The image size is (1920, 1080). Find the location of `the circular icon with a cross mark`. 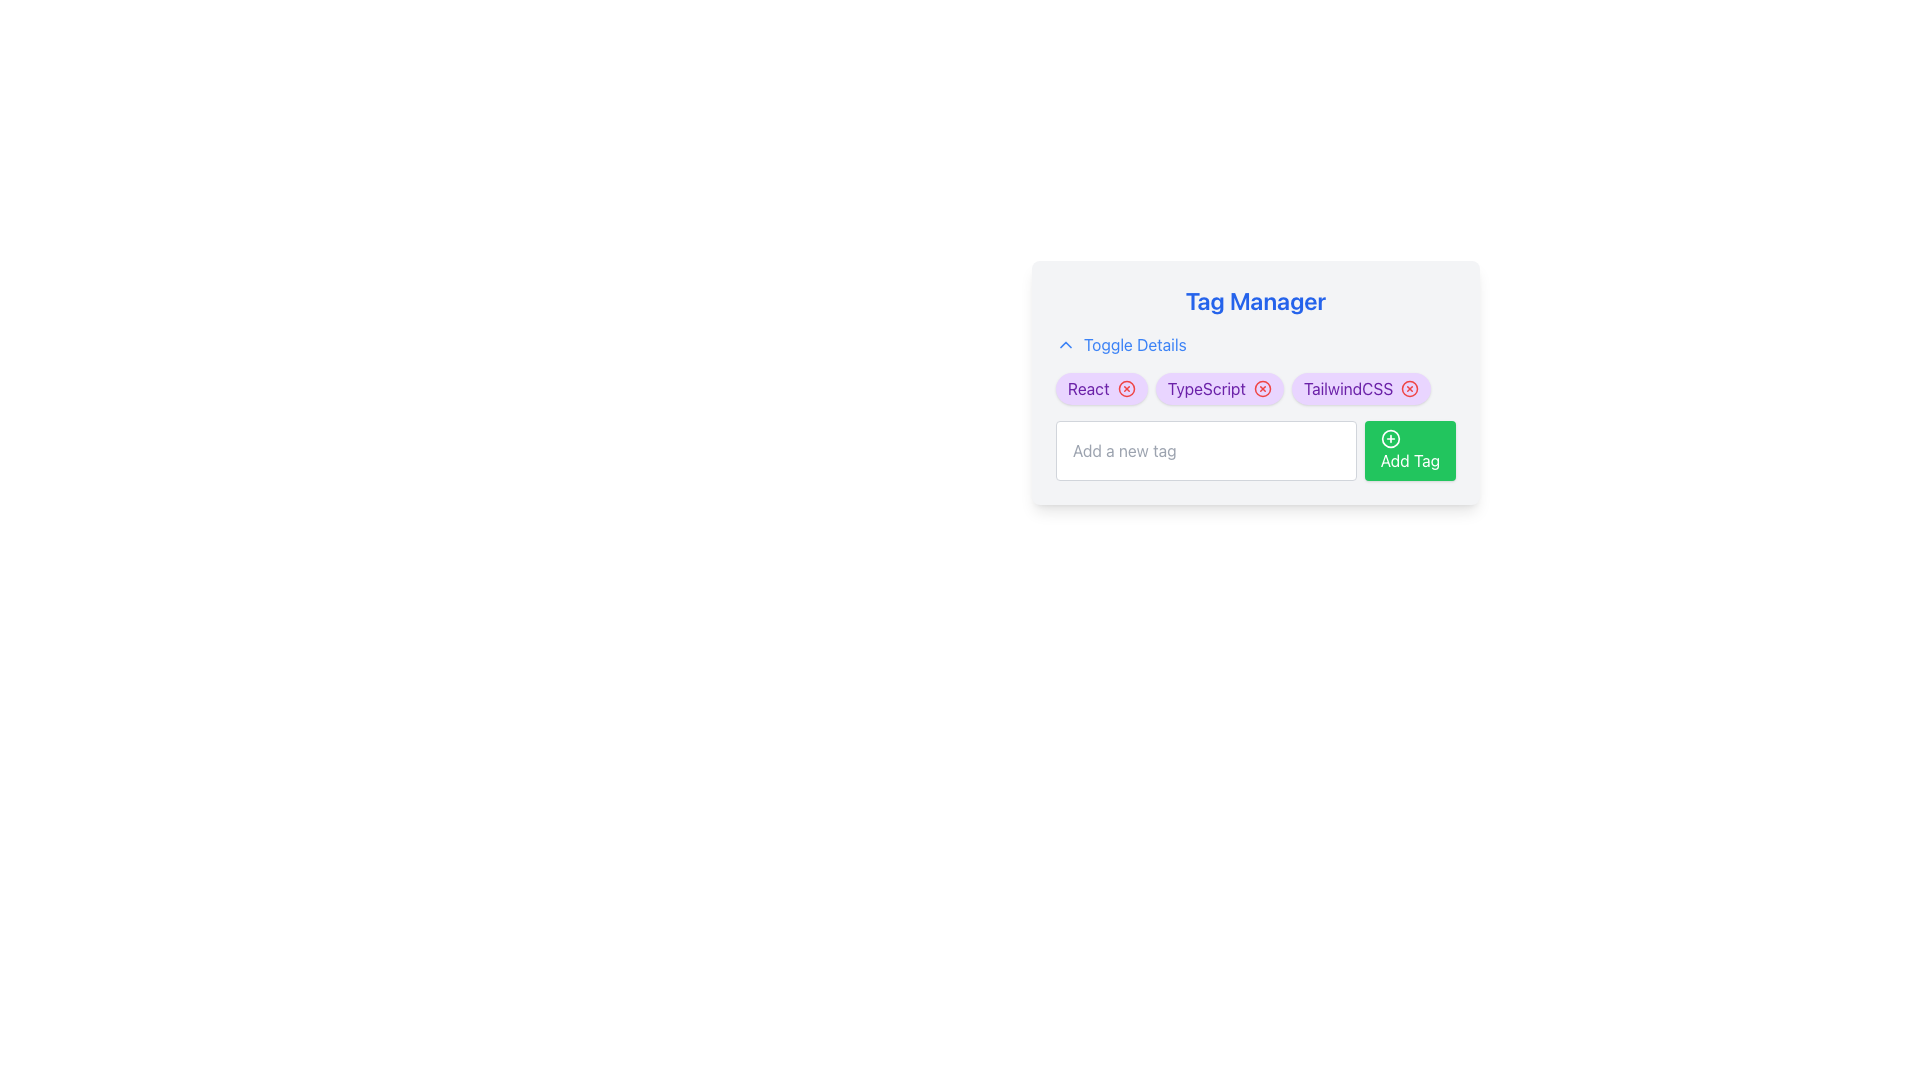

the circular icon with a cross mark is located at coordinates (1261, 389).